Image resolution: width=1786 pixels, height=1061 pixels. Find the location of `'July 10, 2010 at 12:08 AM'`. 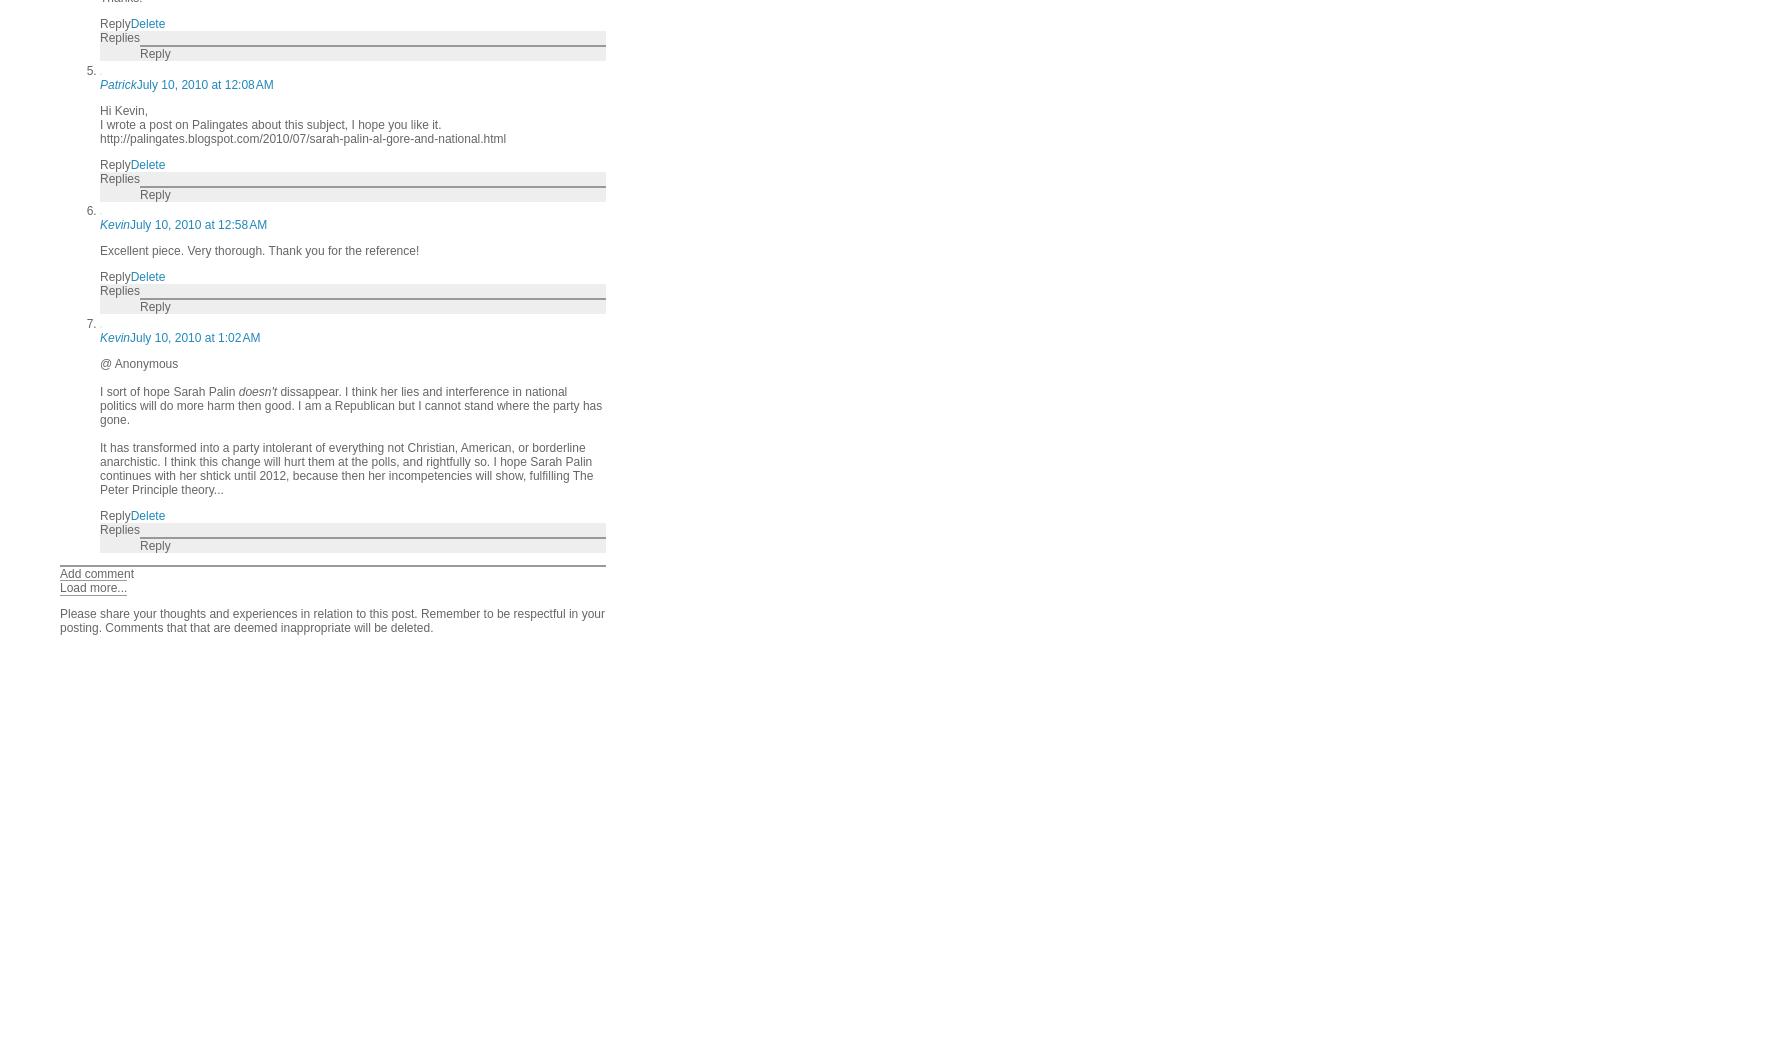

'July 10, 2010 at 12:08 AM' is located at coordinates (203, 84).